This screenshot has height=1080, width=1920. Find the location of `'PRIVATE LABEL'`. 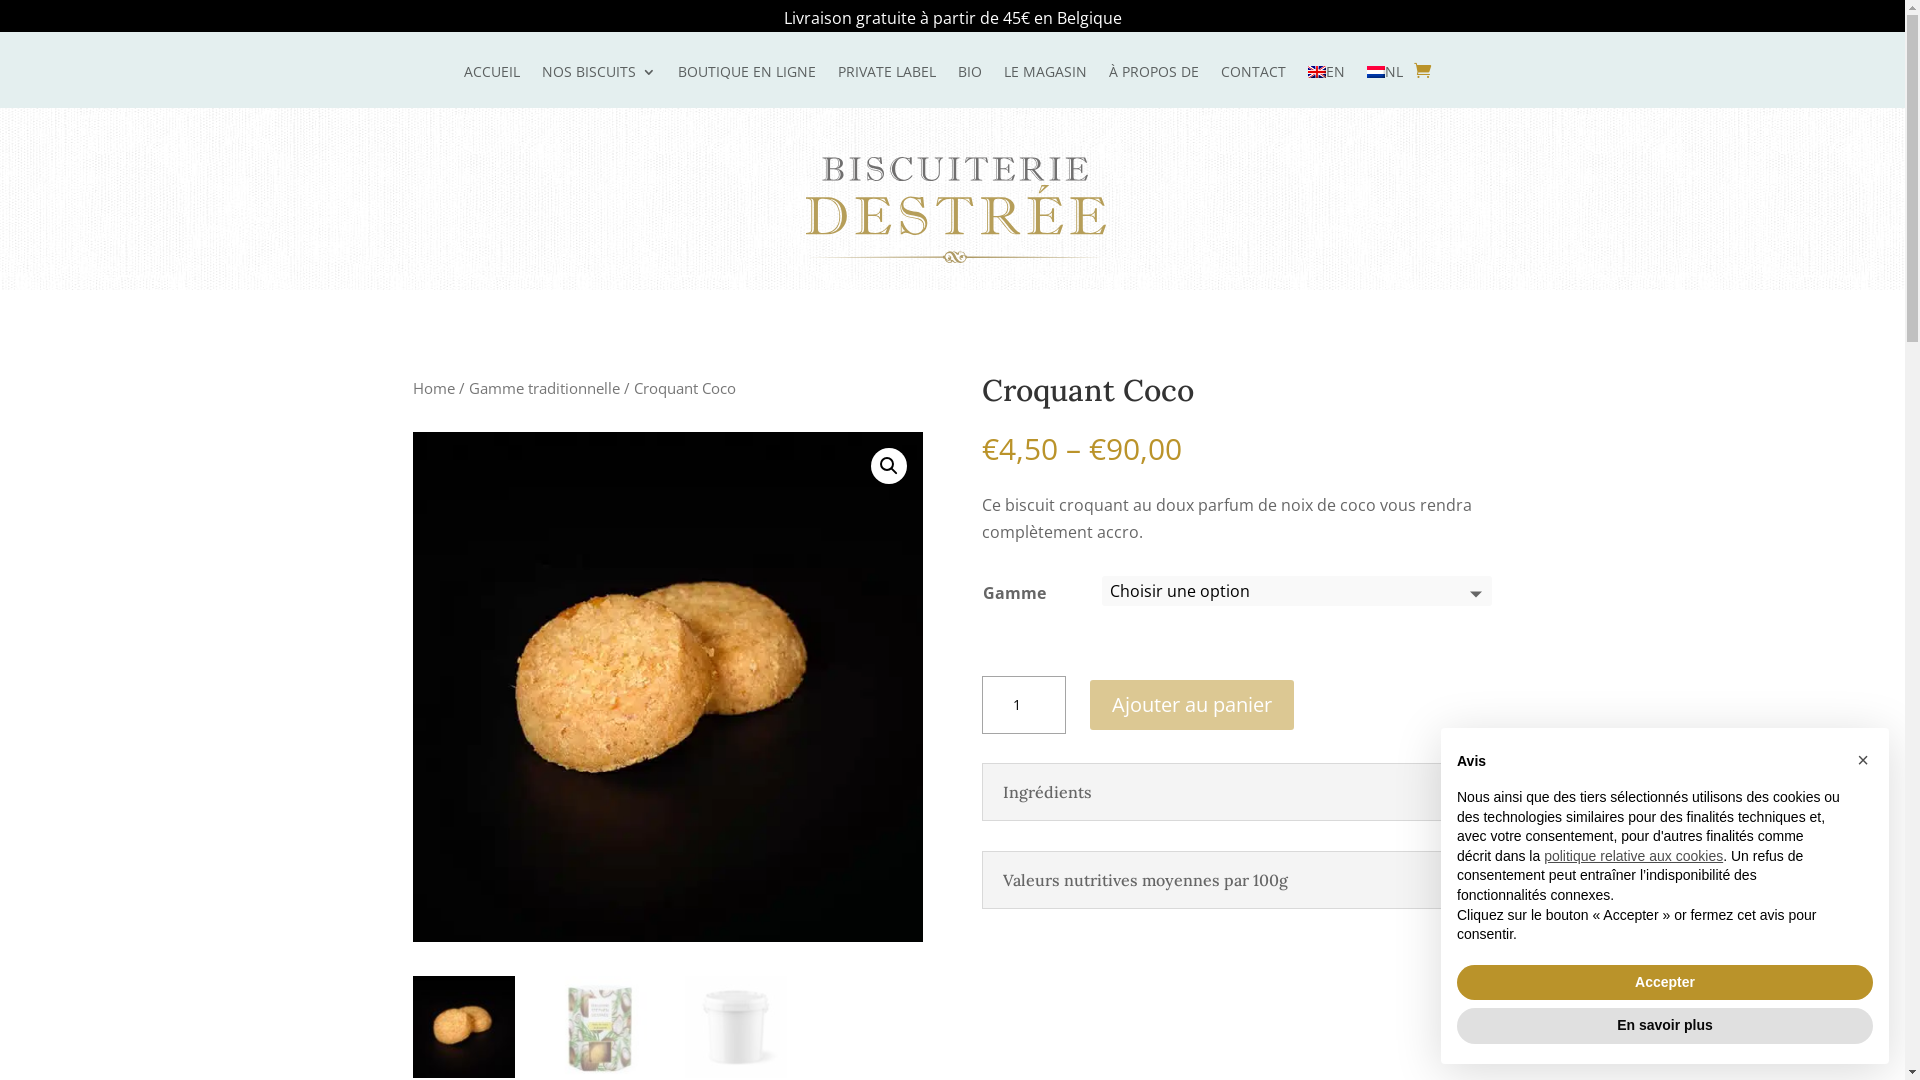

'PRIVATE LABEL' is located at coordinates (838, 85).